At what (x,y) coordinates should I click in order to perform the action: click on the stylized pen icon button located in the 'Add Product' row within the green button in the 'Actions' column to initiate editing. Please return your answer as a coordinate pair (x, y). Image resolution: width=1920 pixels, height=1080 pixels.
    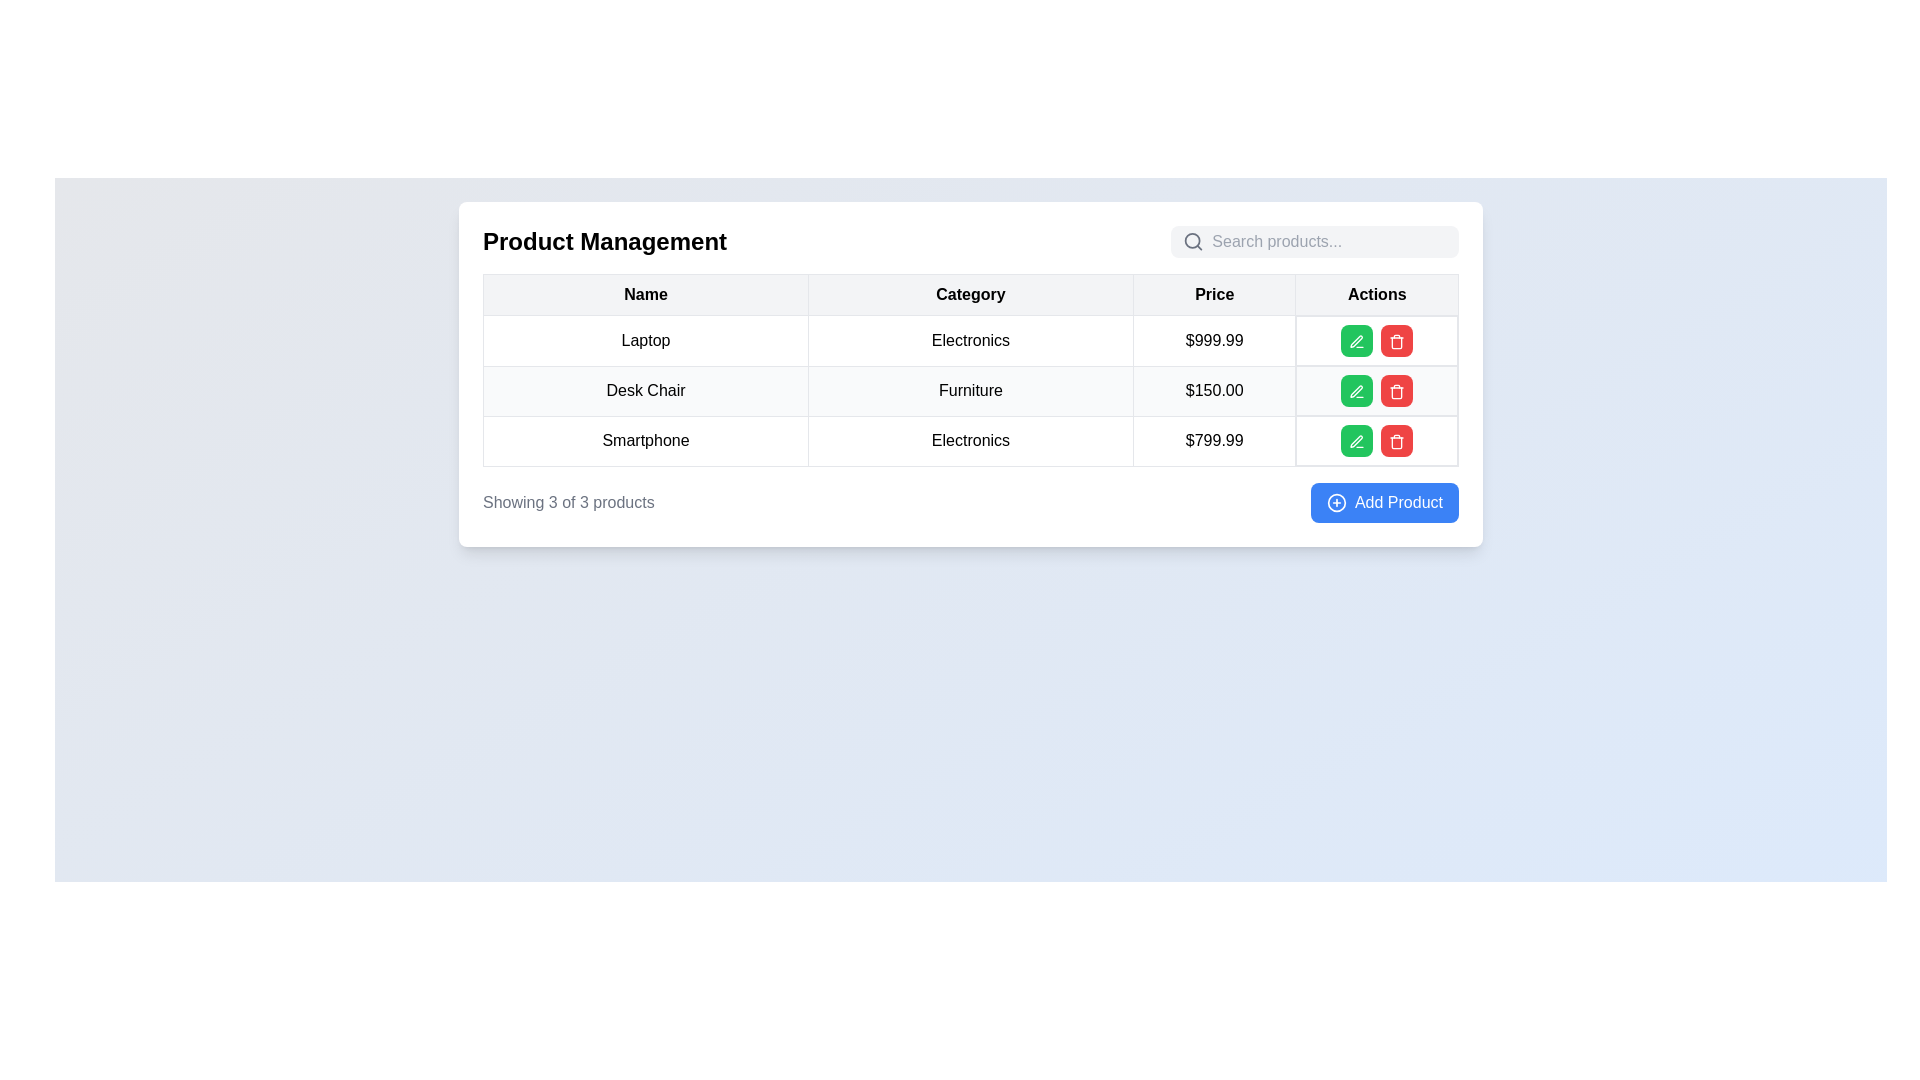
    Looking at the image, I should click on (1357, 440).